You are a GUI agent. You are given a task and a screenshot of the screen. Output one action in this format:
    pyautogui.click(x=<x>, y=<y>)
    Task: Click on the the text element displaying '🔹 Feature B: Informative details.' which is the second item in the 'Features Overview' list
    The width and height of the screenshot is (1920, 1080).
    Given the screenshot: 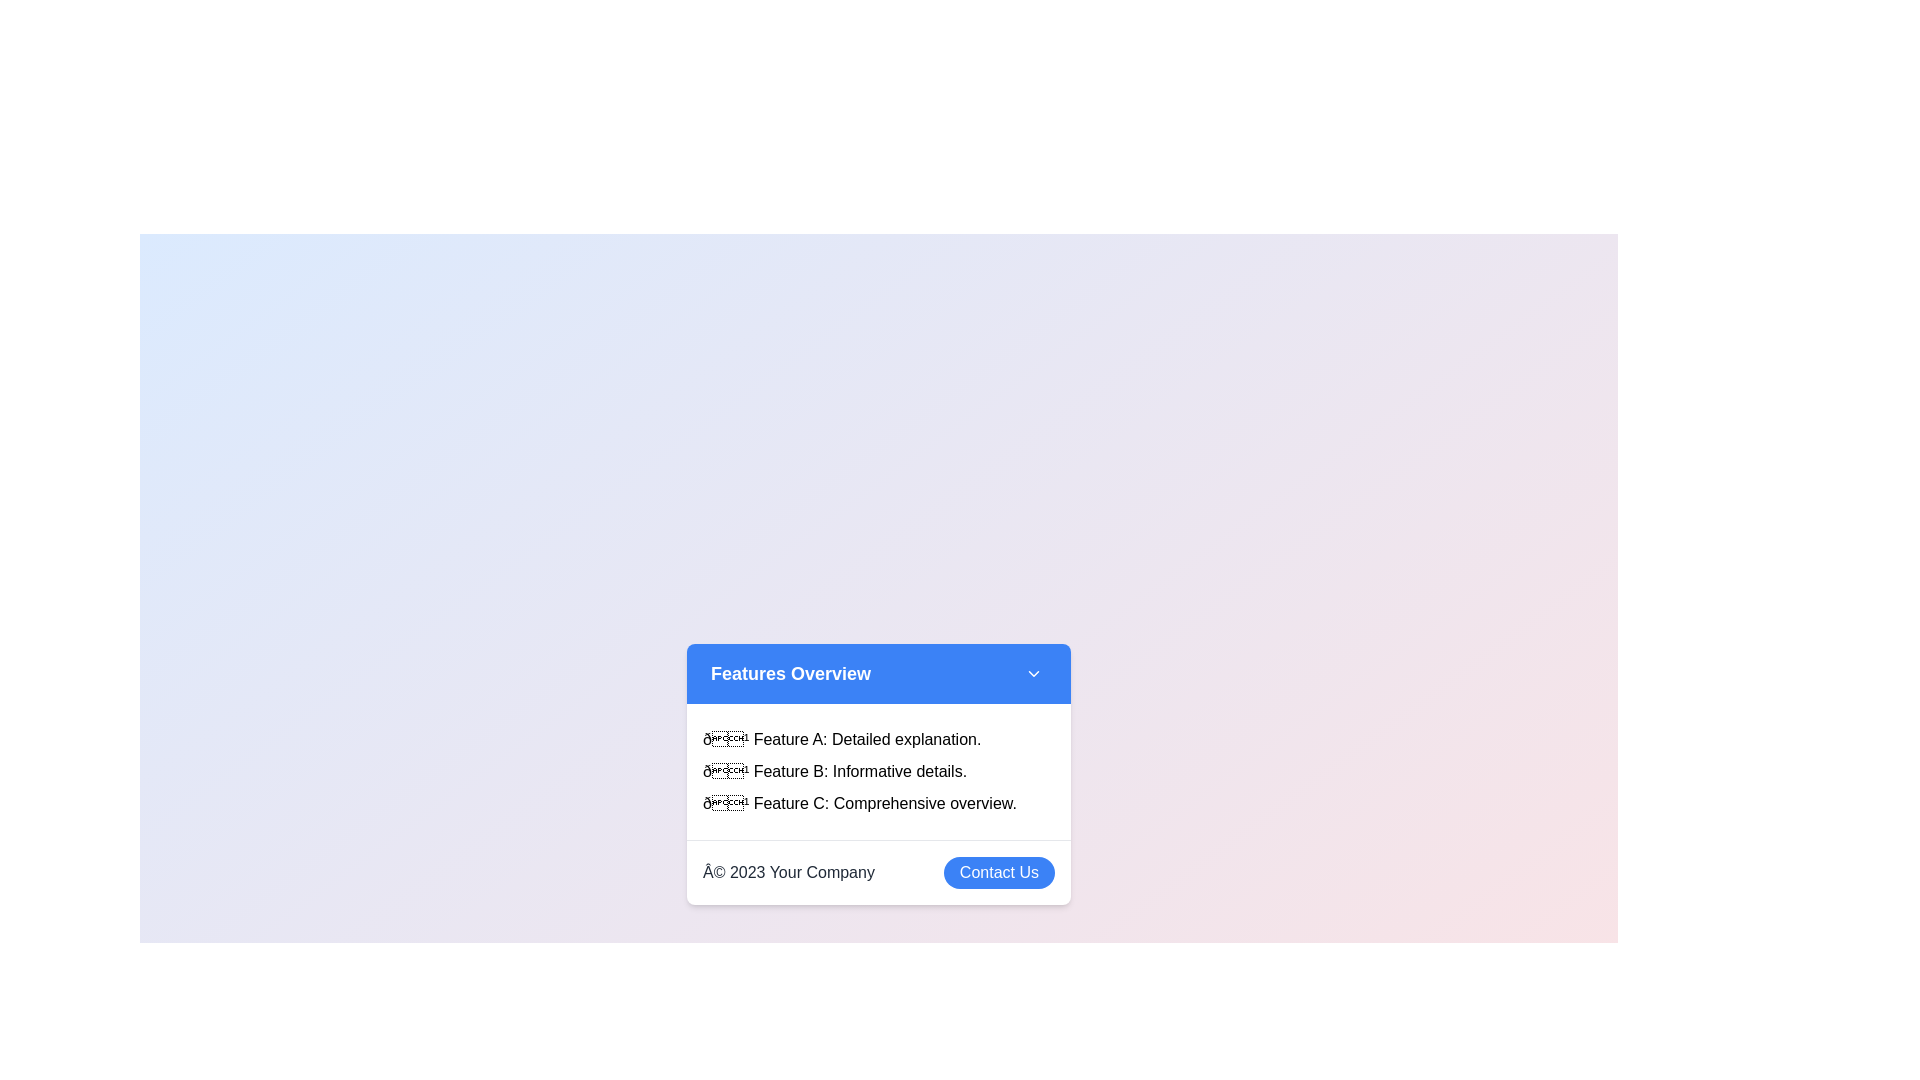 What is the action you would take?
    pyautogui.click(x=878, y=770)
    